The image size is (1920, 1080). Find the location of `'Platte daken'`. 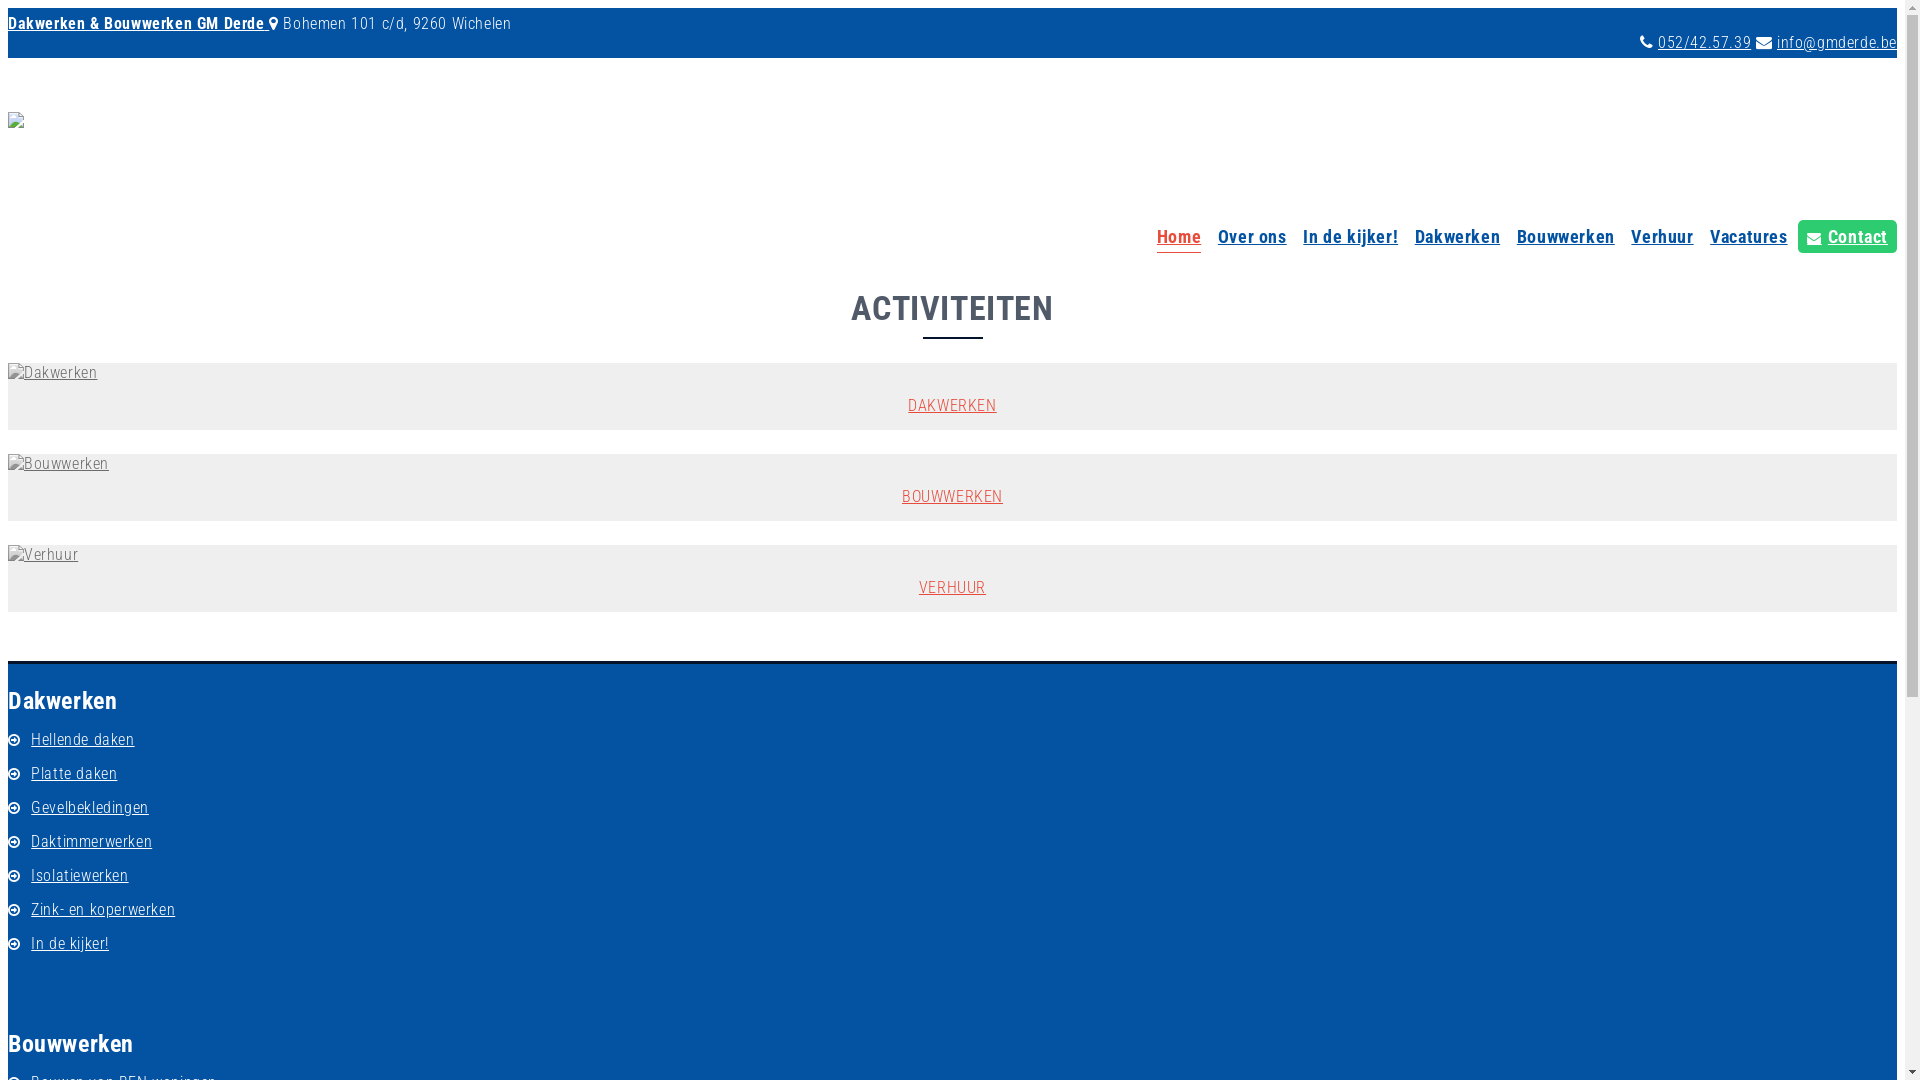

'Platte daken' is located at coordinates (24, 772).